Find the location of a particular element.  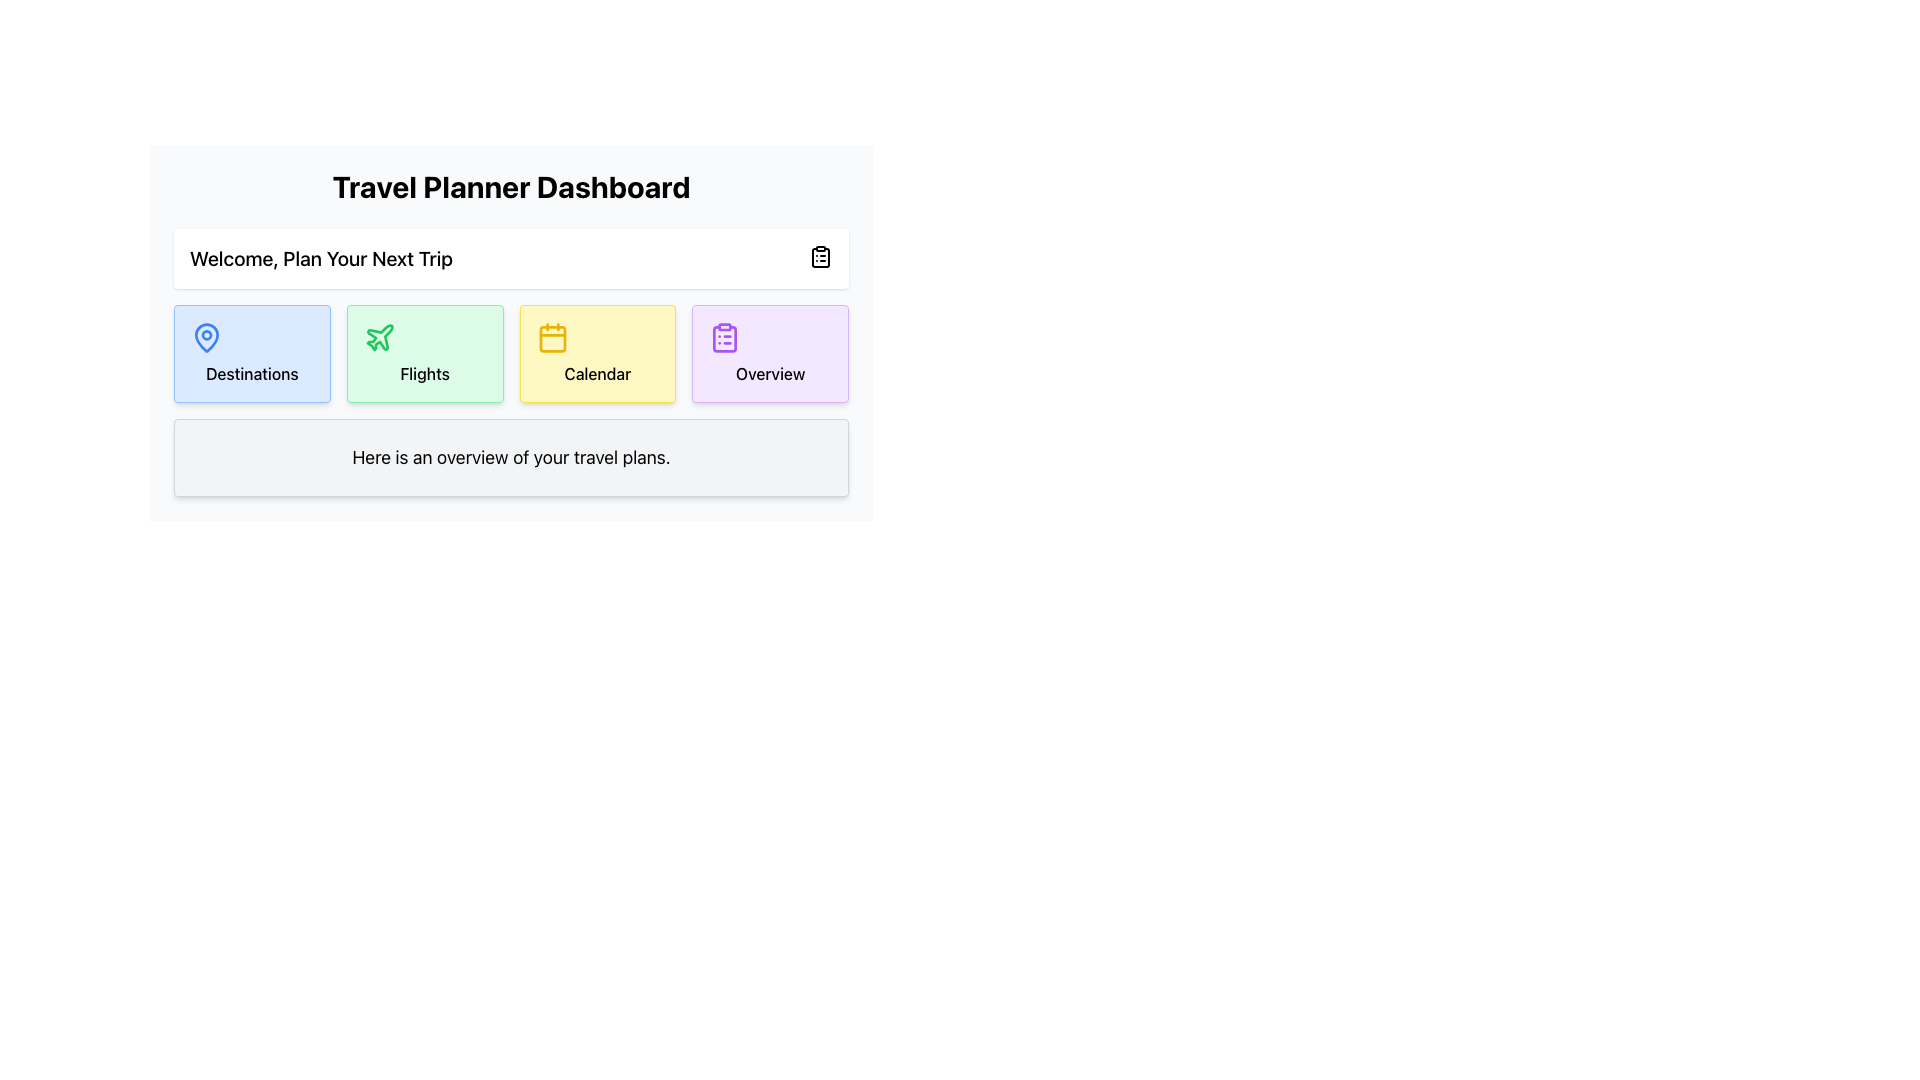

the Vector graphic icon that represents the destinations feature within the 'Destinations' card, which is the first of four horizontally aligned cards is located at coordinates (206, 335).